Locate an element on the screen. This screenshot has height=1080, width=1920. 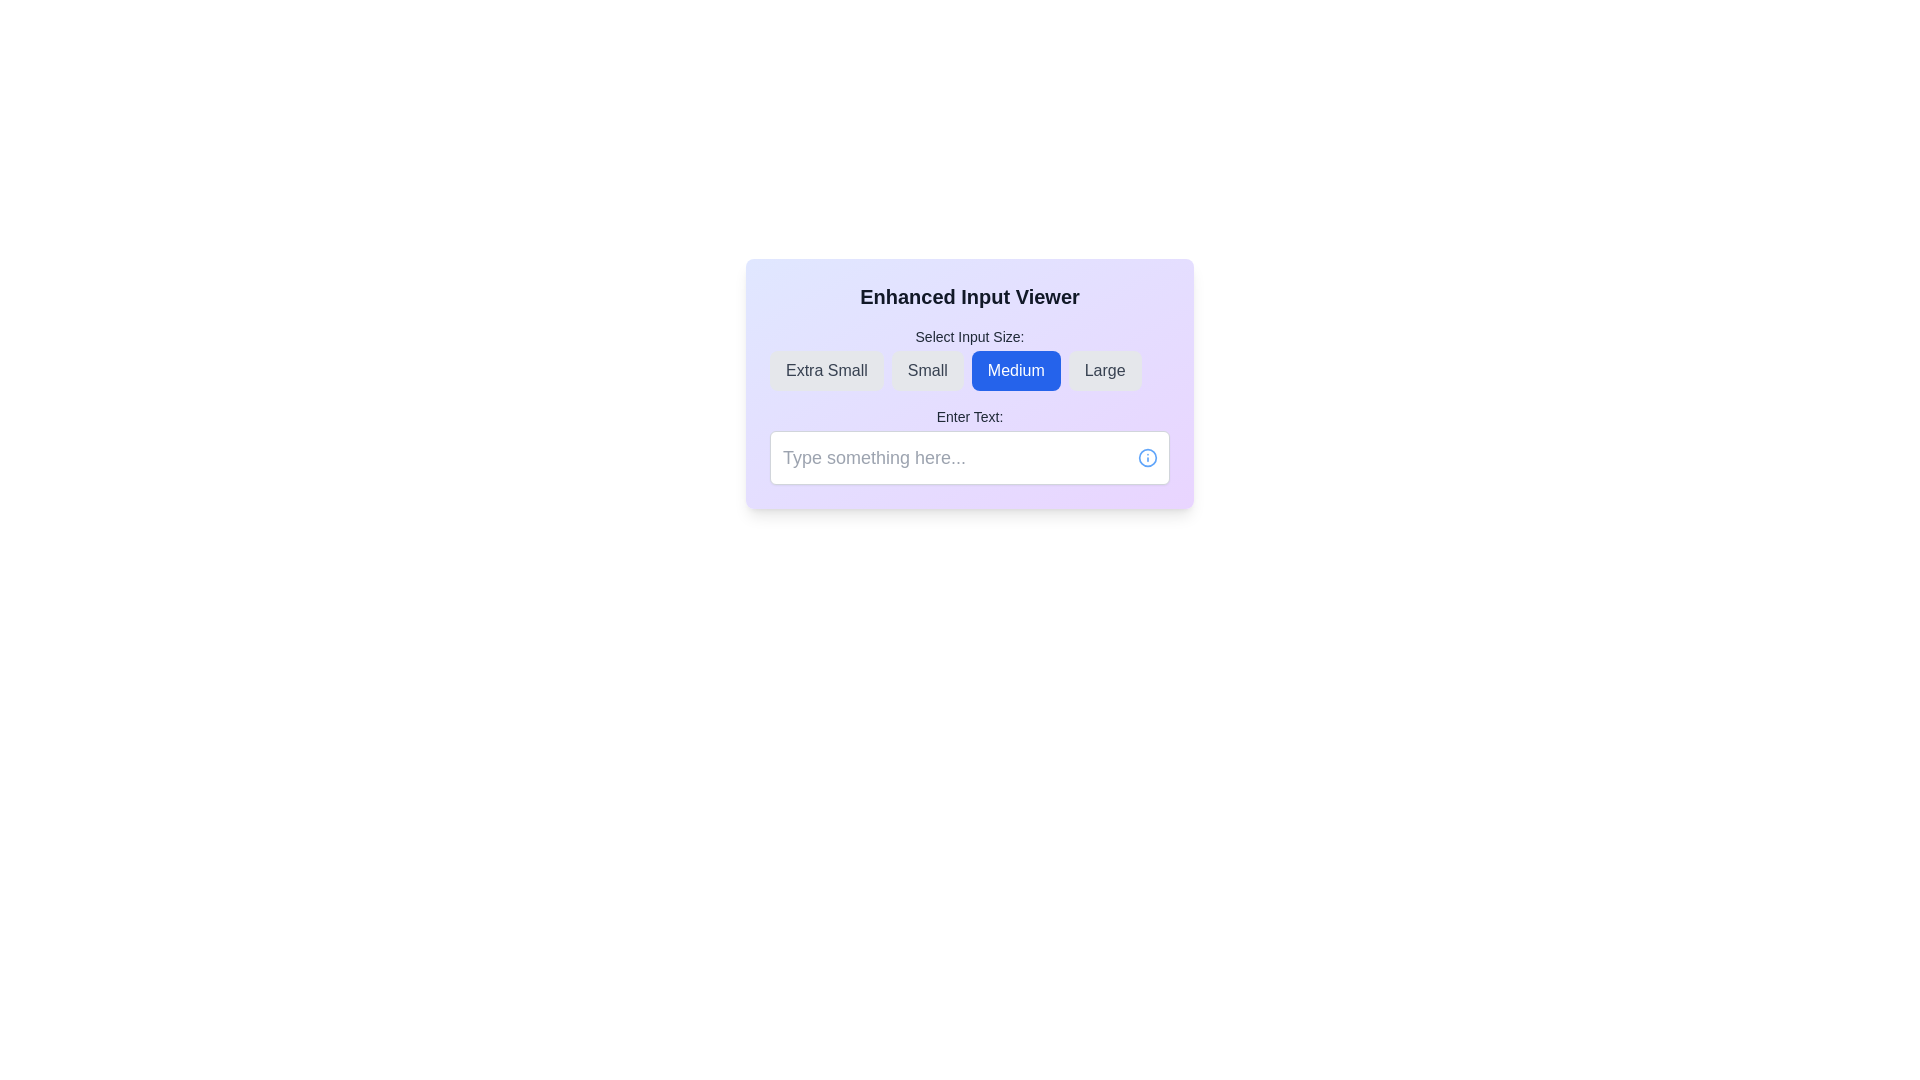
the 'Large' button located in the top right of a row of buttons to change its background color is located at coordinates (1104, 370).